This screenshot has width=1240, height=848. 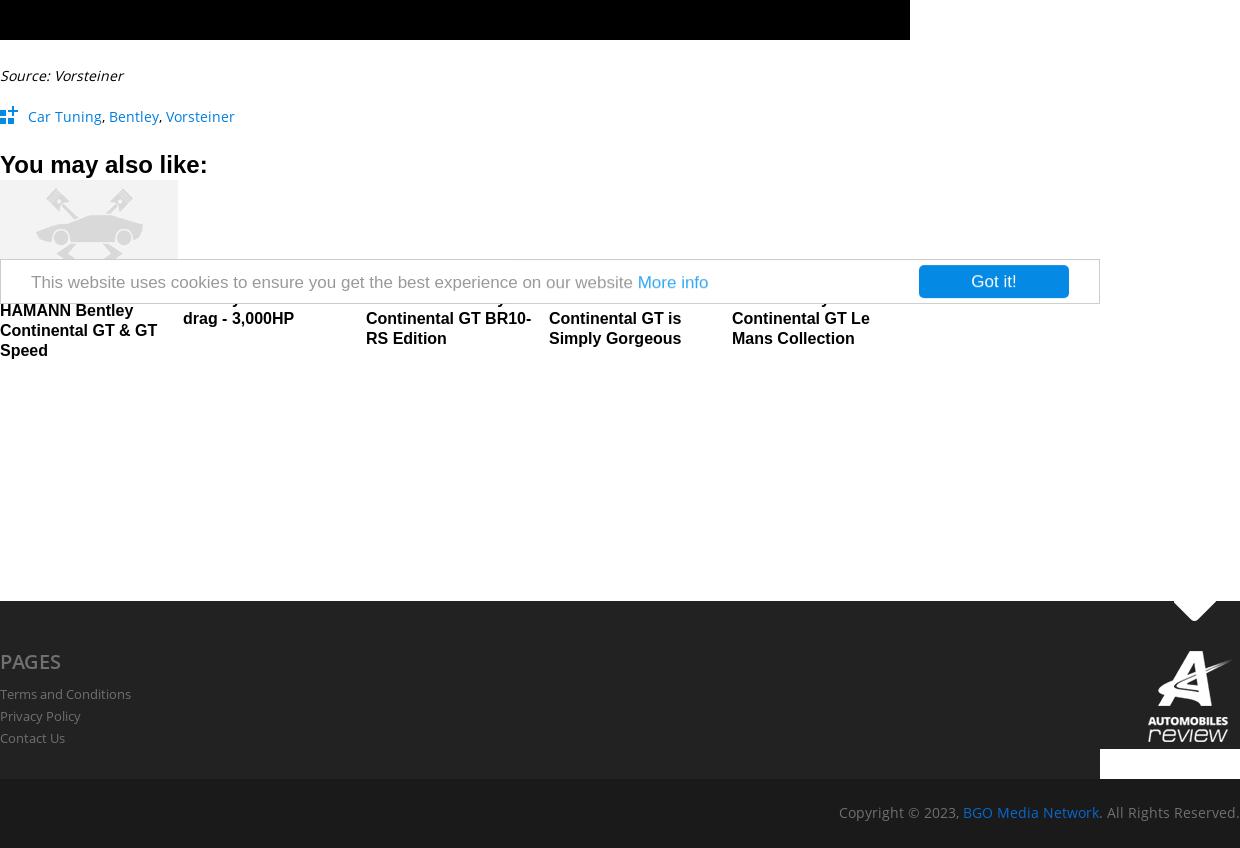 I want to click on 'Terms and Conditions', so click(x=64, y=694).